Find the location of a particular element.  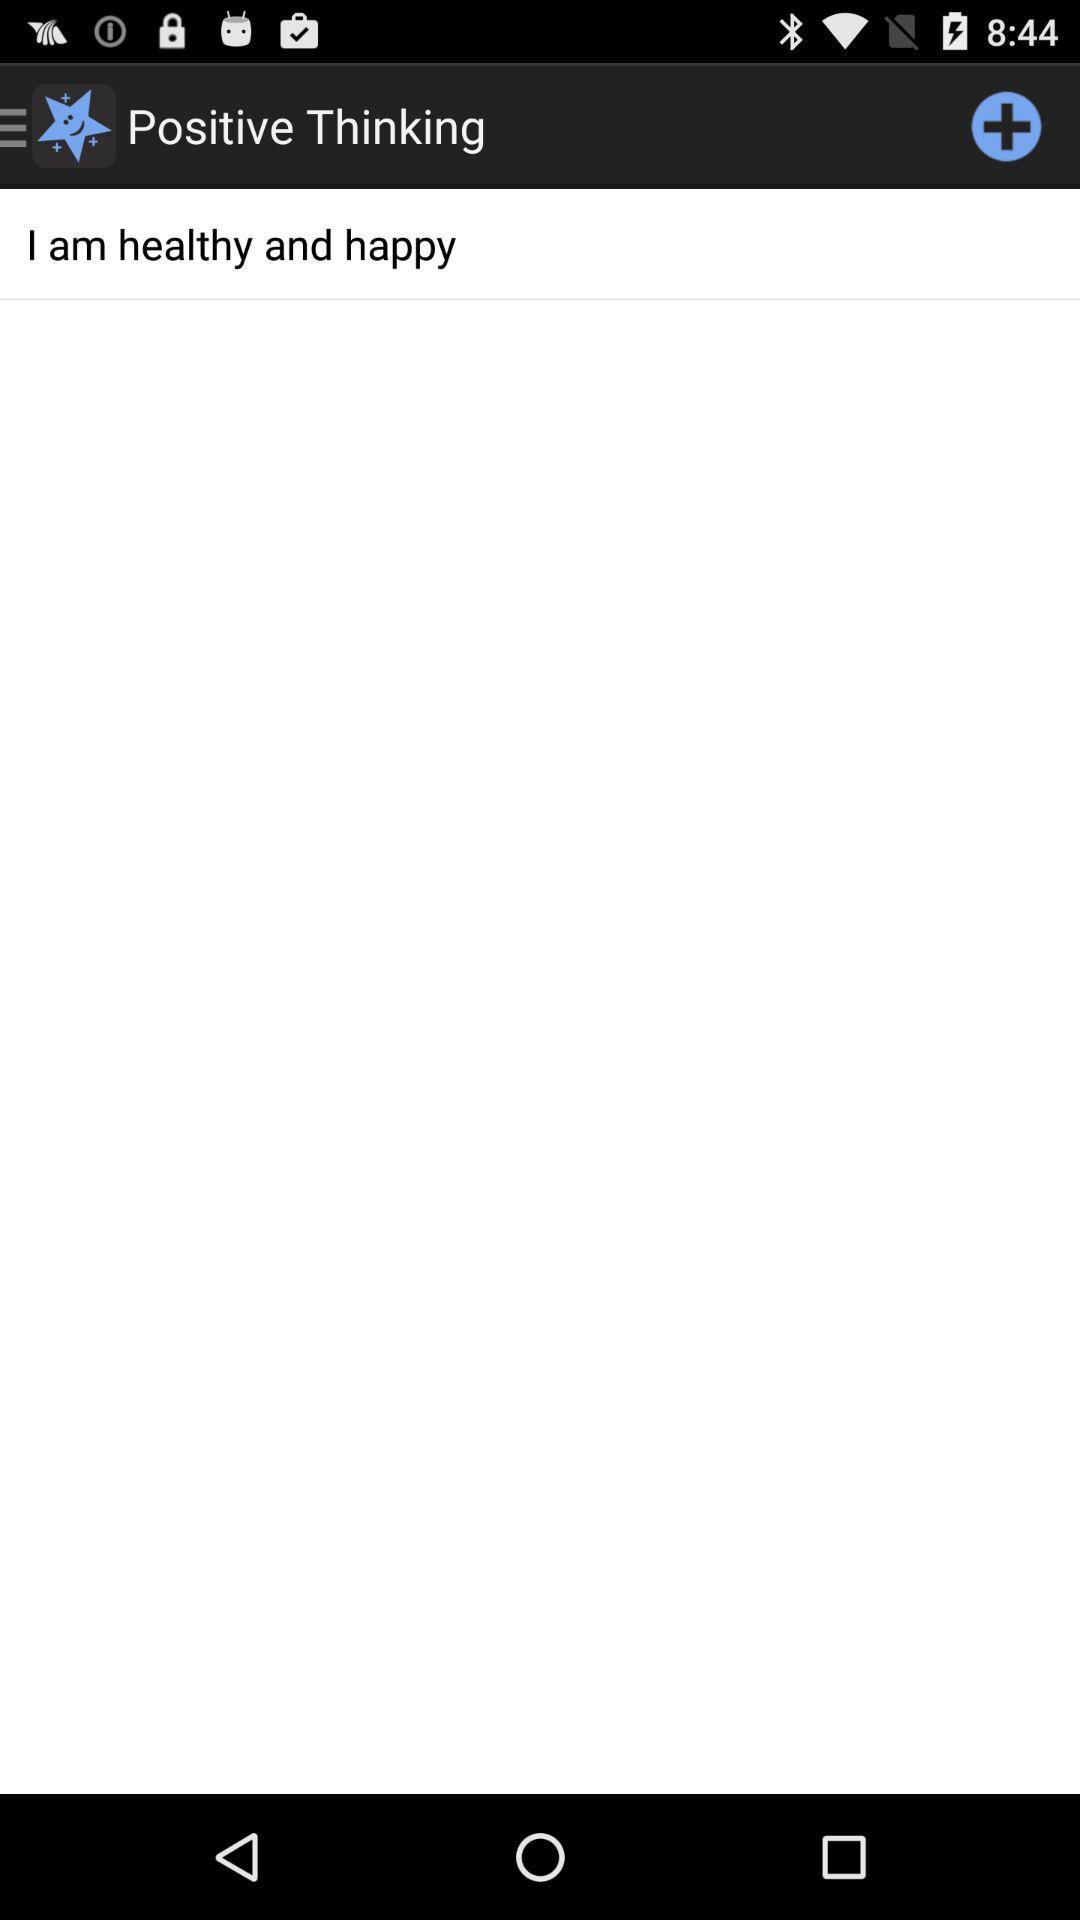

to list is located at coordinates (1006, 124).